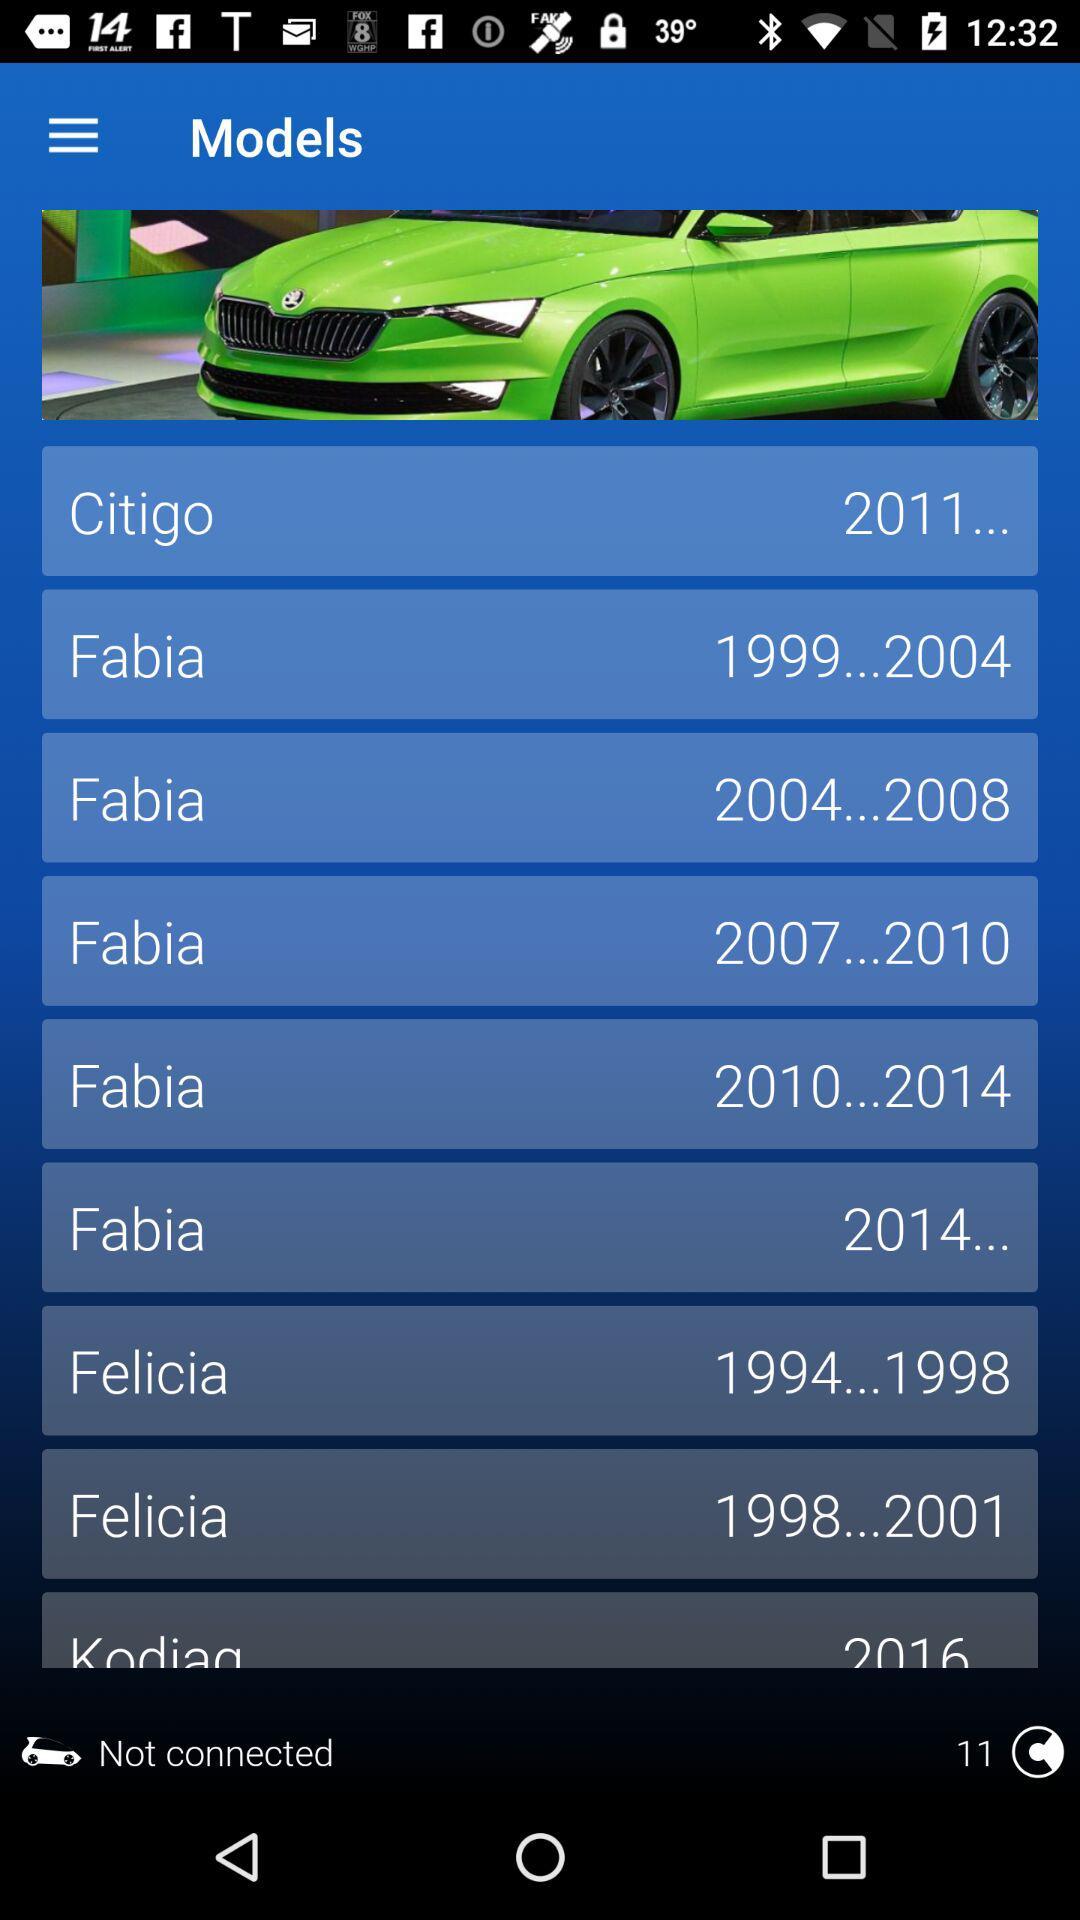 The height and width of the screenshot is (1920, 1080). I want to click on icon next to the models item, so click(72, 135).